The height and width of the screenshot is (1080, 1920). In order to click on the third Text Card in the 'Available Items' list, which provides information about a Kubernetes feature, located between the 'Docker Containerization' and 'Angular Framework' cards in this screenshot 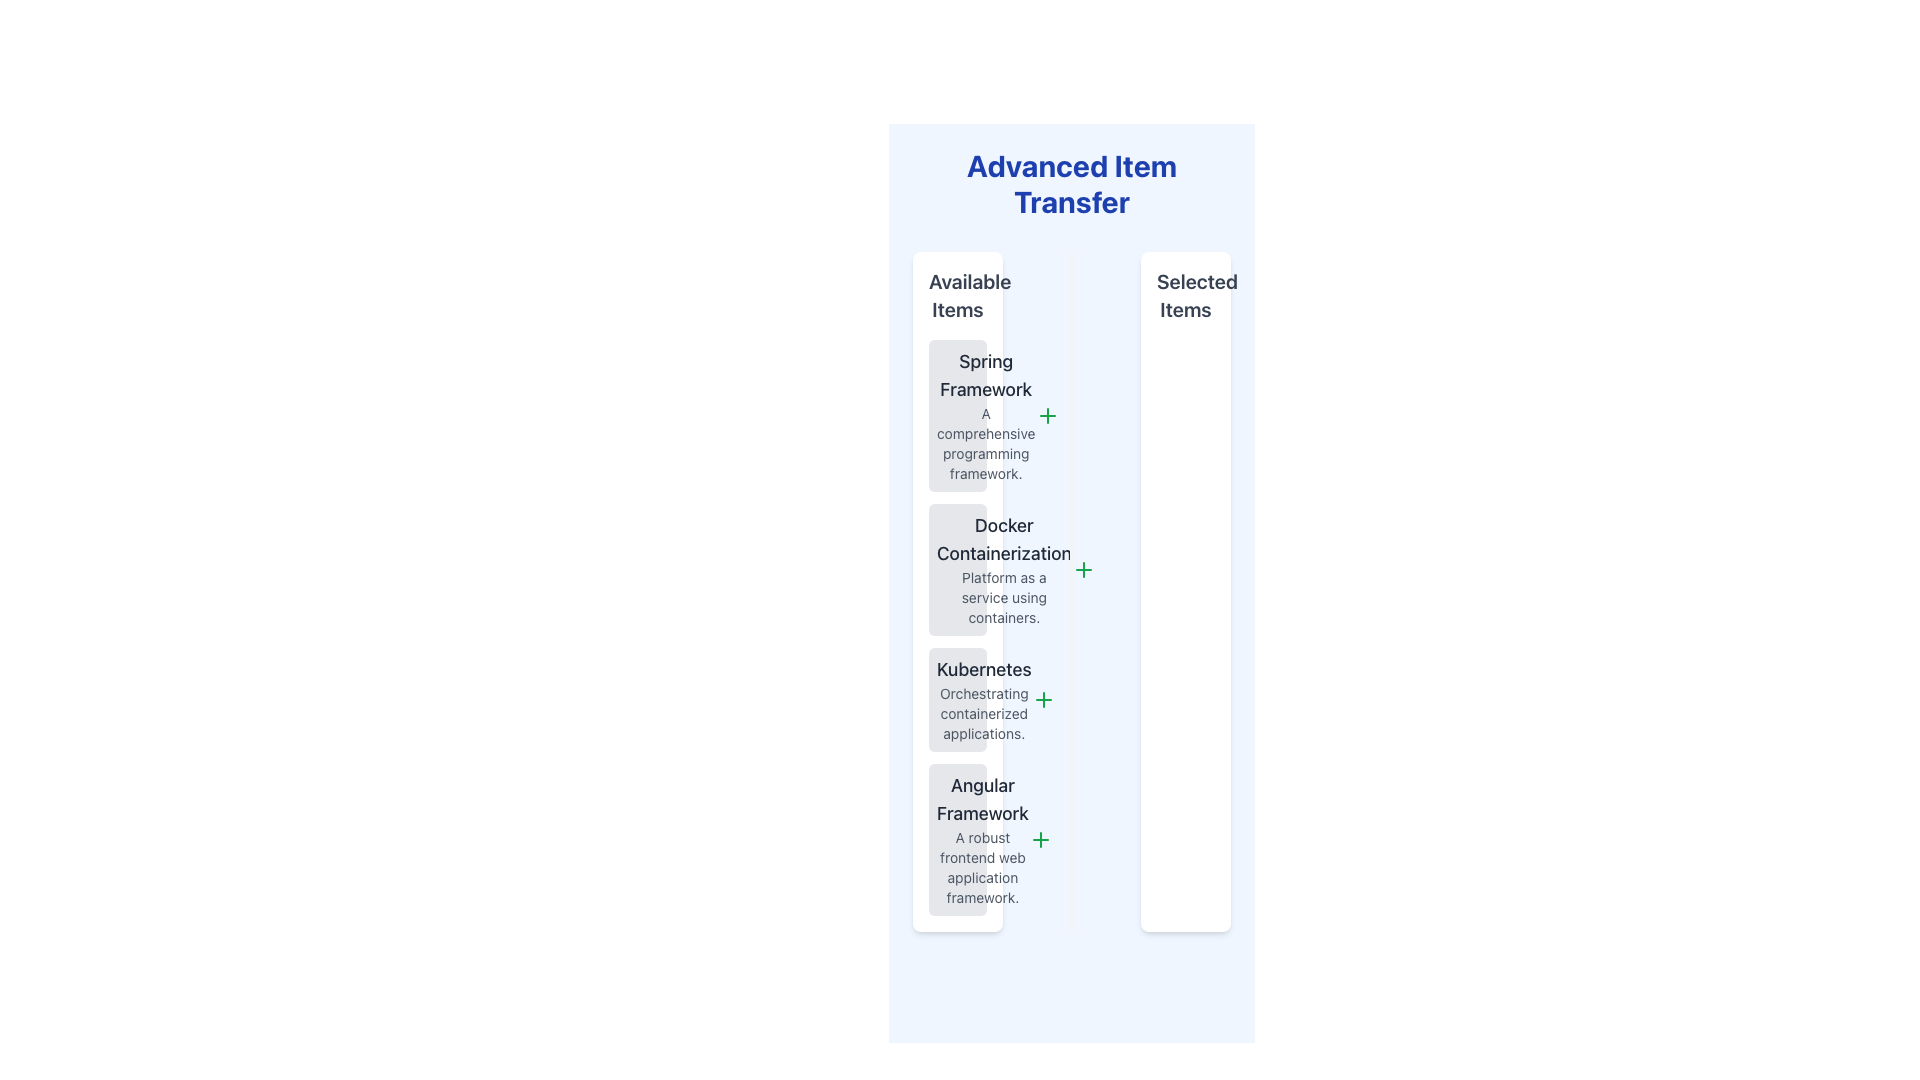, I will do `click(957, 698)`.